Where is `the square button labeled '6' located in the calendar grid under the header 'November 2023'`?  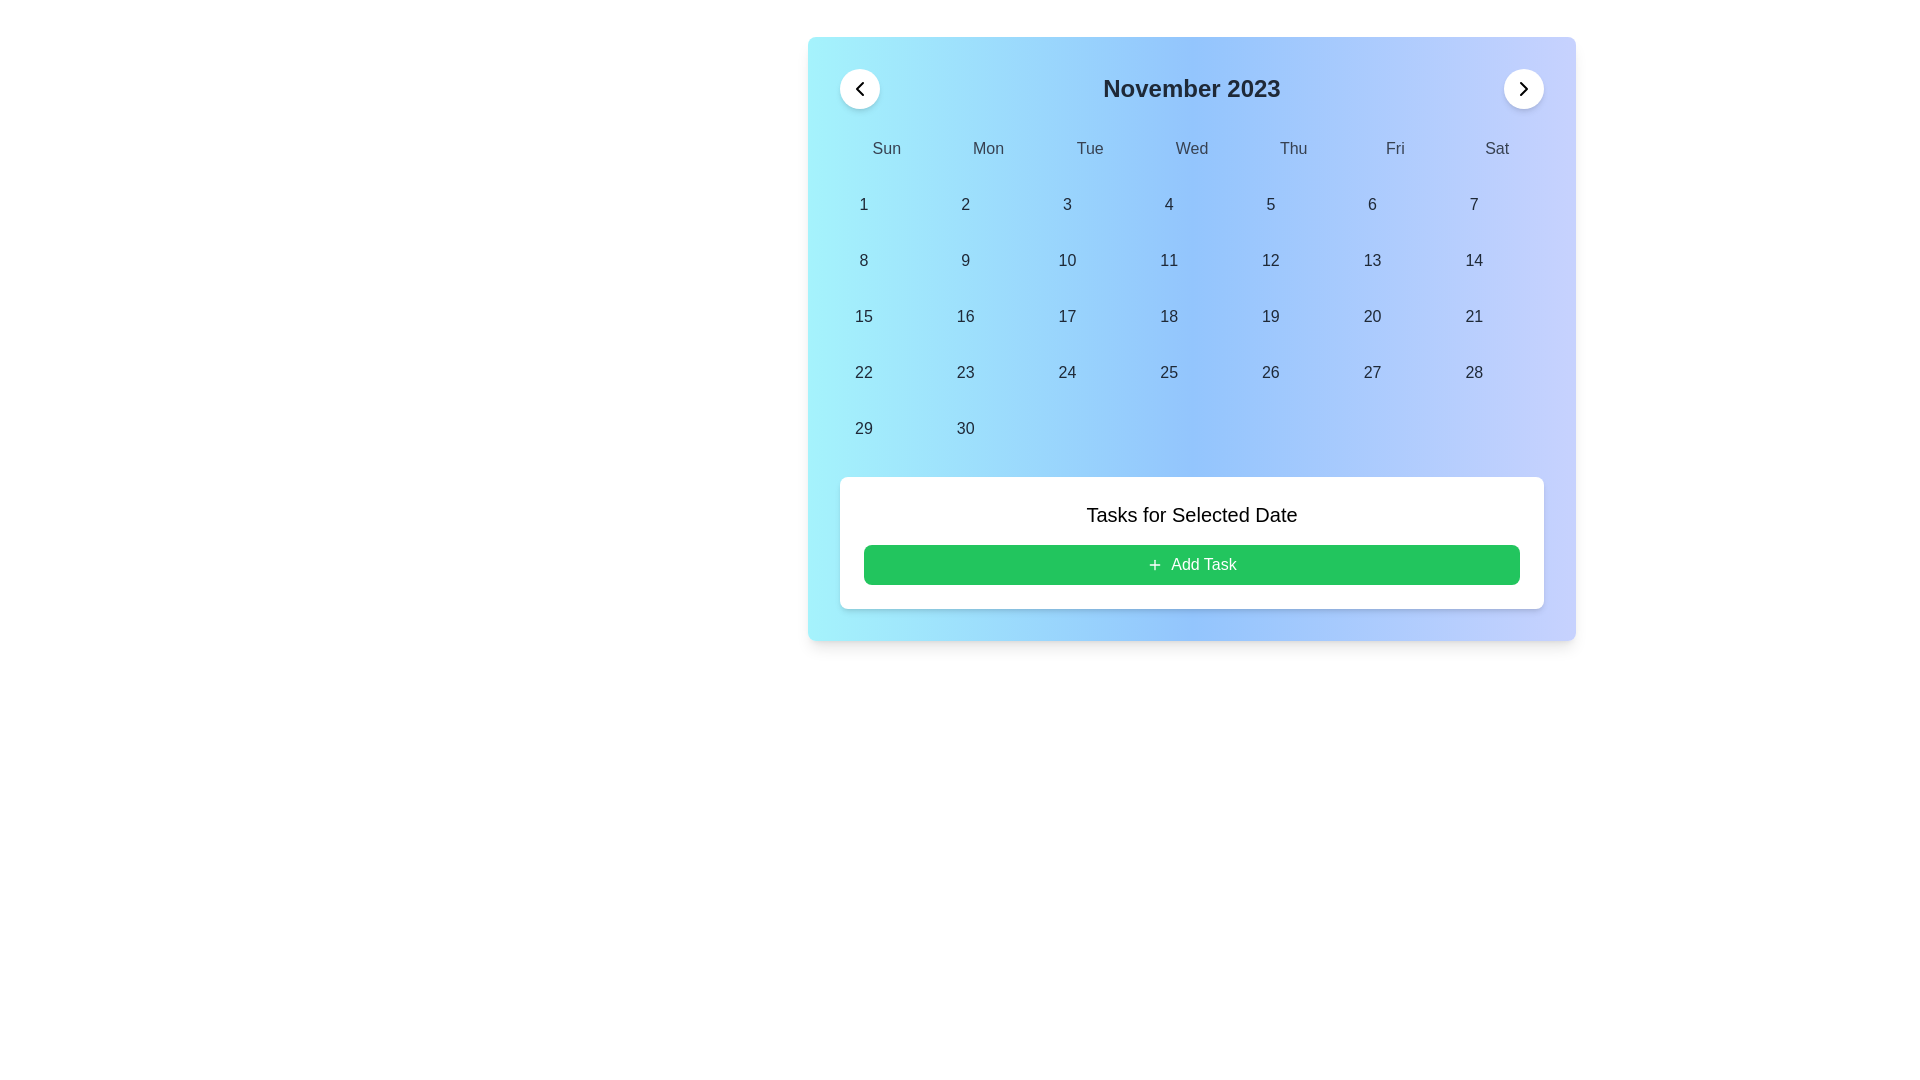
the square button labeled '6' located in the calendar grid under the header 'November 2023' is located at coordinates (1371, 204).